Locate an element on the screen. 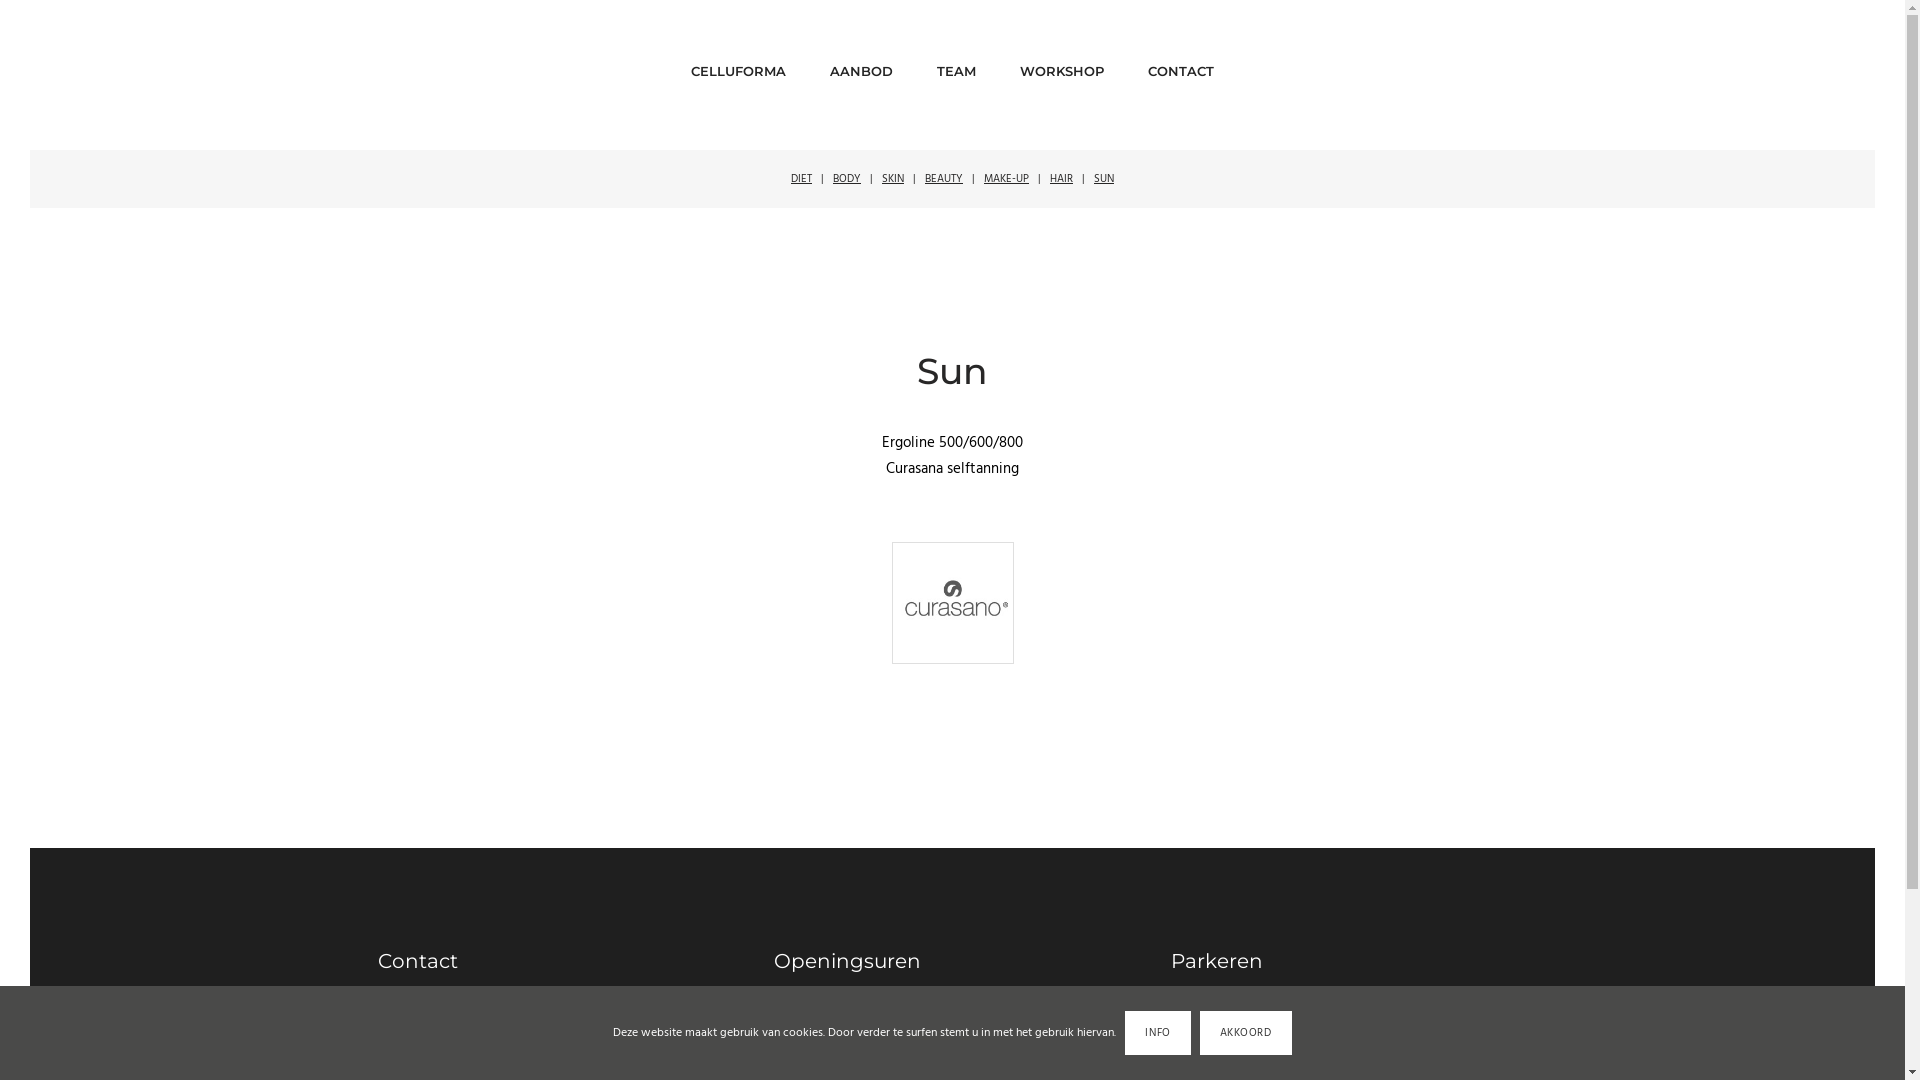 This screenshot has height=1080, width=1920. 'SUN' is located at coordinates (1103, 177).